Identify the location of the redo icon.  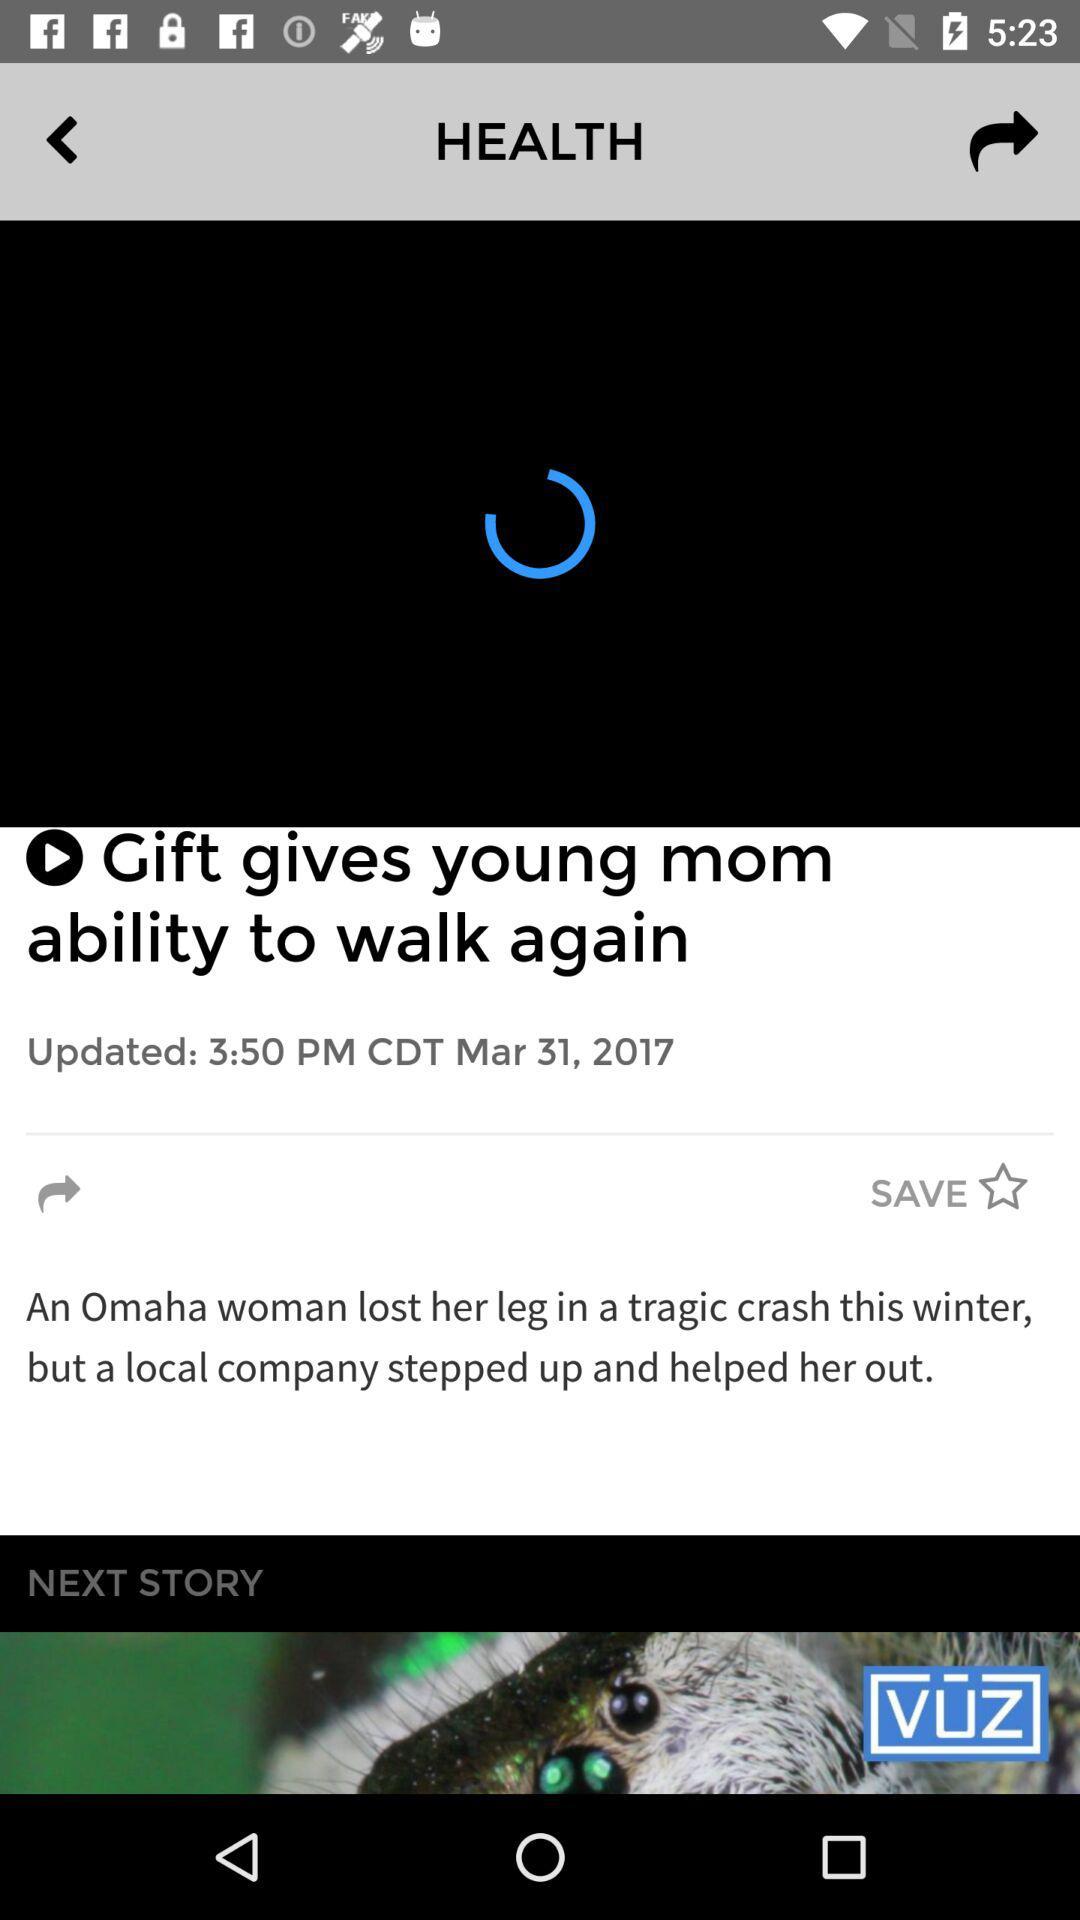
(1003, 140).